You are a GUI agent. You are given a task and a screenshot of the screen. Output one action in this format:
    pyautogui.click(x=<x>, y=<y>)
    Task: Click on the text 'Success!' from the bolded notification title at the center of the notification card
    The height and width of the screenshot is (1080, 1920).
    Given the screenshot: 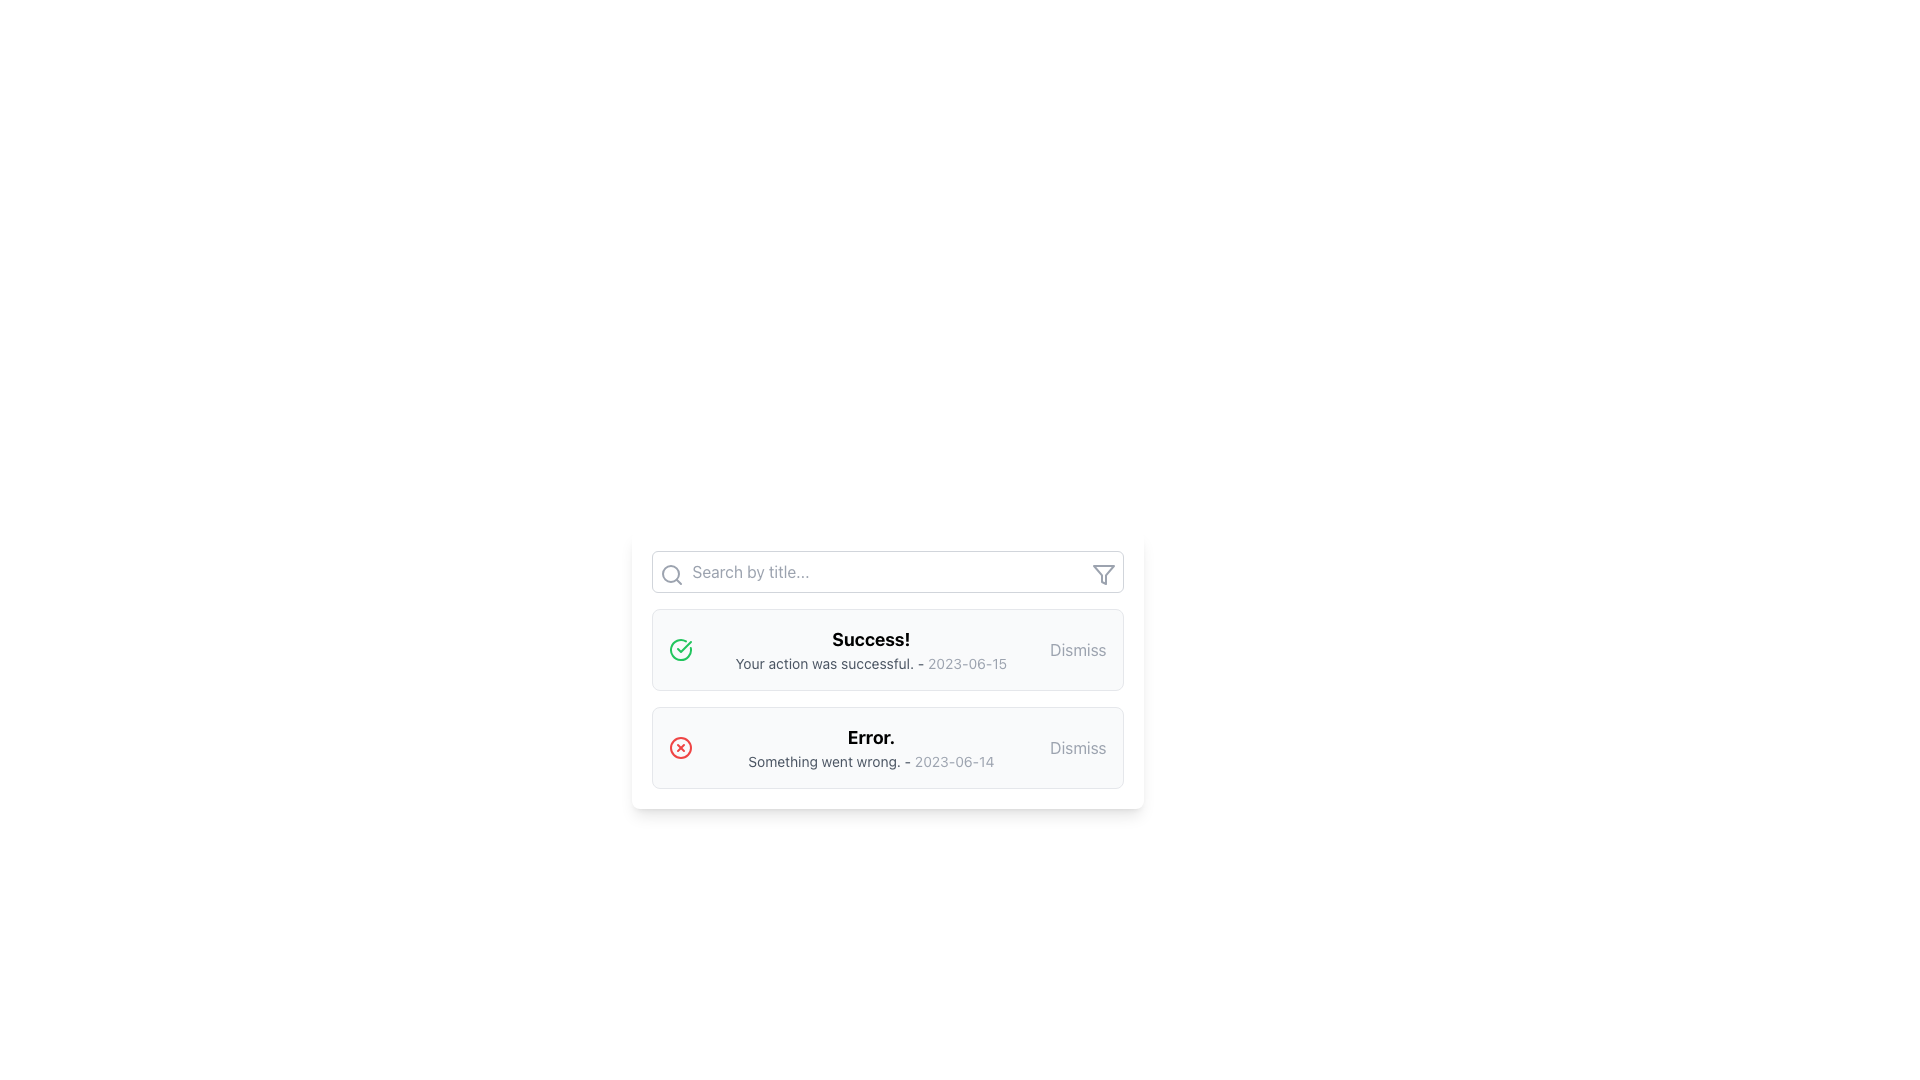 What is the action you would take?
    pyautogui.click(x=871, y=640)
    